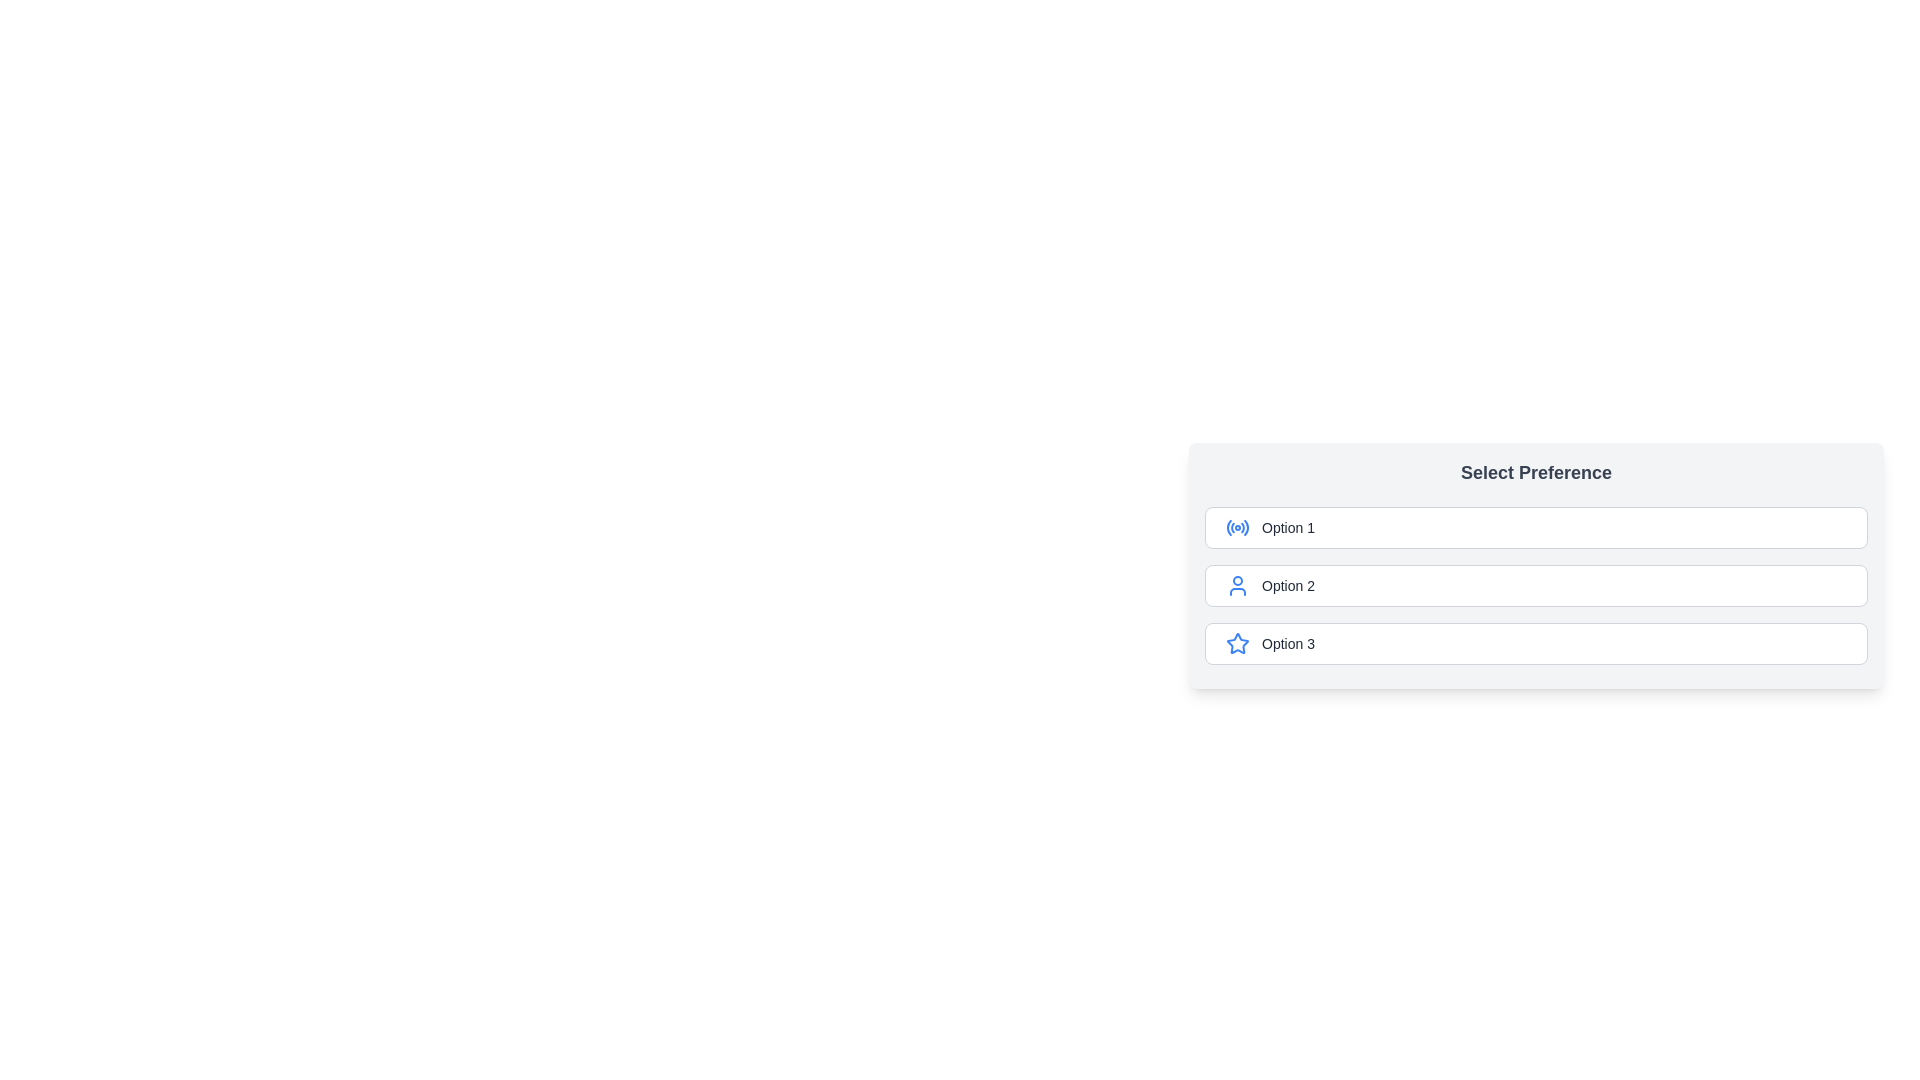 This screenshot has width=1920, height=1080. I want to click on the text label for 'Option 2' in the 'Select Preference' interface, which identifies the second selectable option, so click(1288, 585).